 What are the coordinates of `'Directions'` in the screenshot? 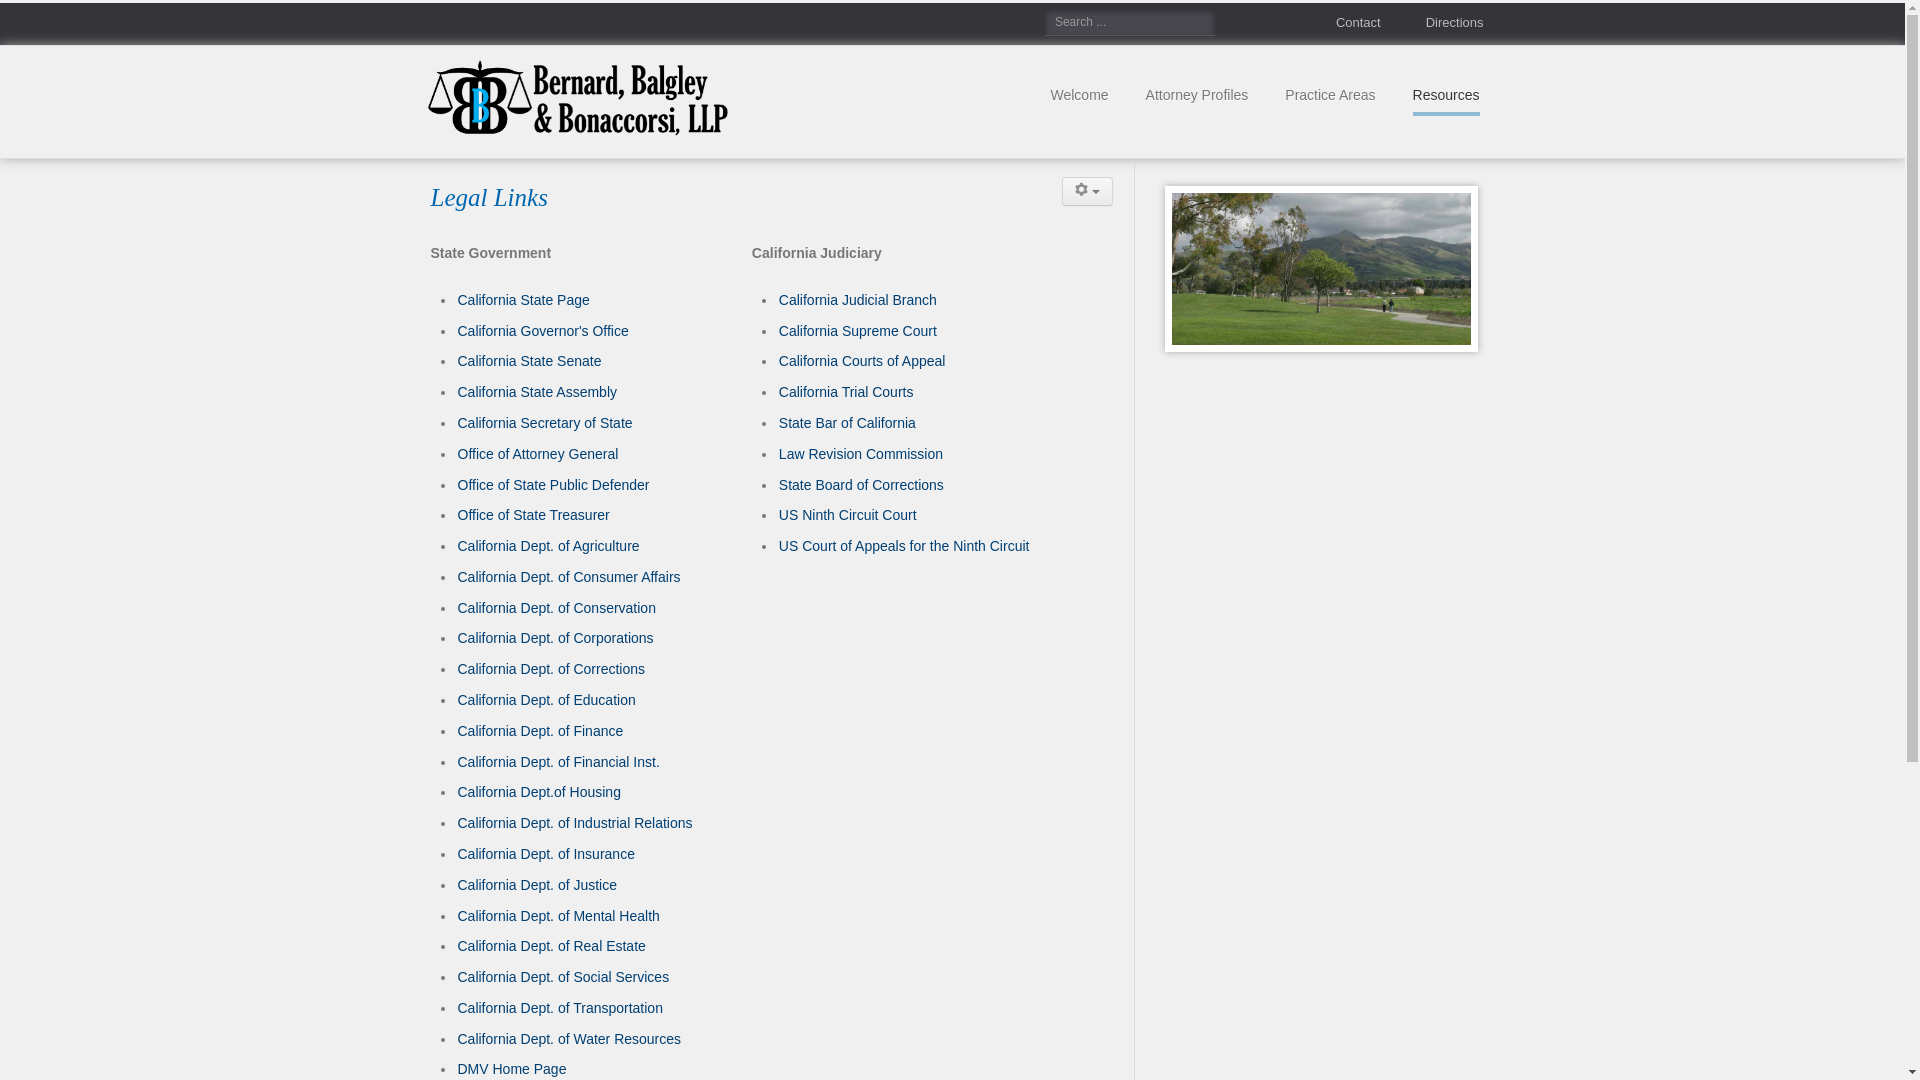 It's located at (1435, 22).